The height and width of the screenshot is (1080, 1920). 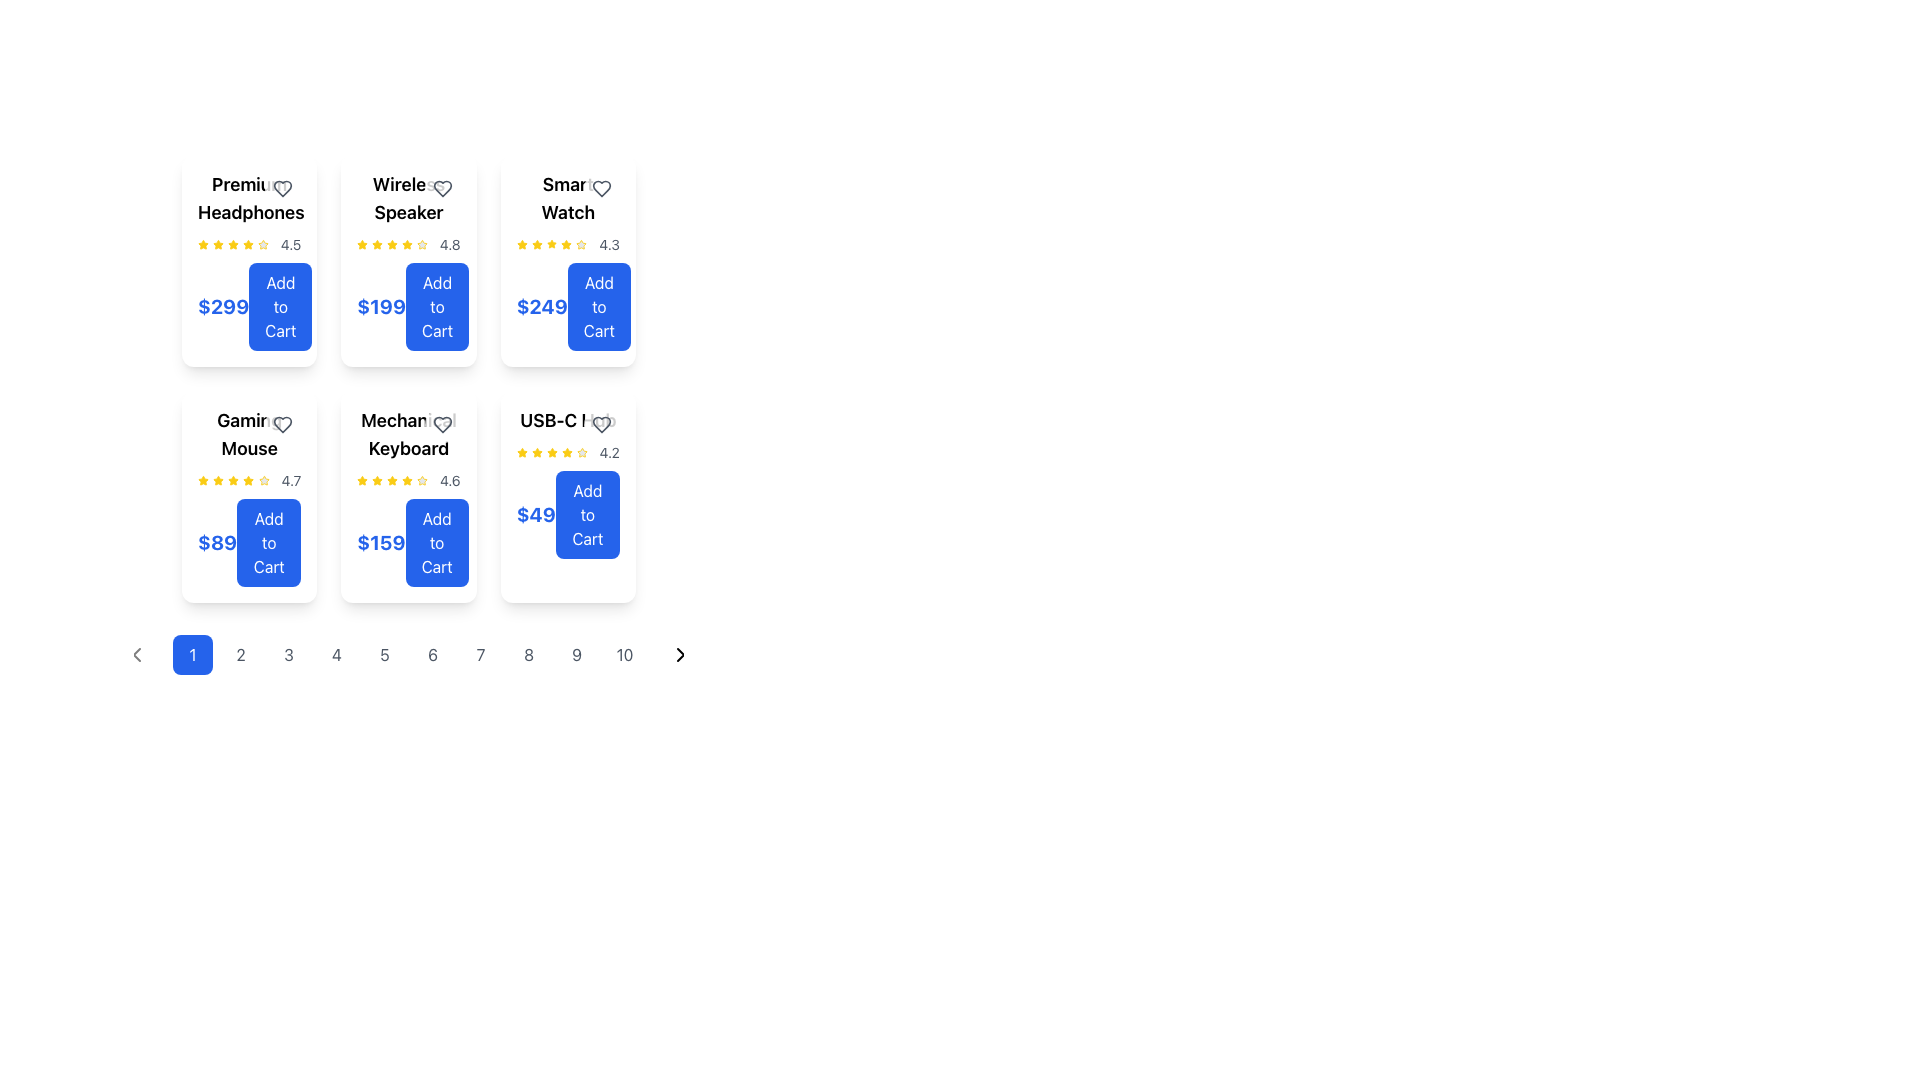 What do you see at coordinates (262, 244) in the screenshot?
I see `the star icon representing the rating system for the product 'Premium Headphones' located in the rating section below the product title in the first product card of the grid layout` at bounding box center [262, 244].